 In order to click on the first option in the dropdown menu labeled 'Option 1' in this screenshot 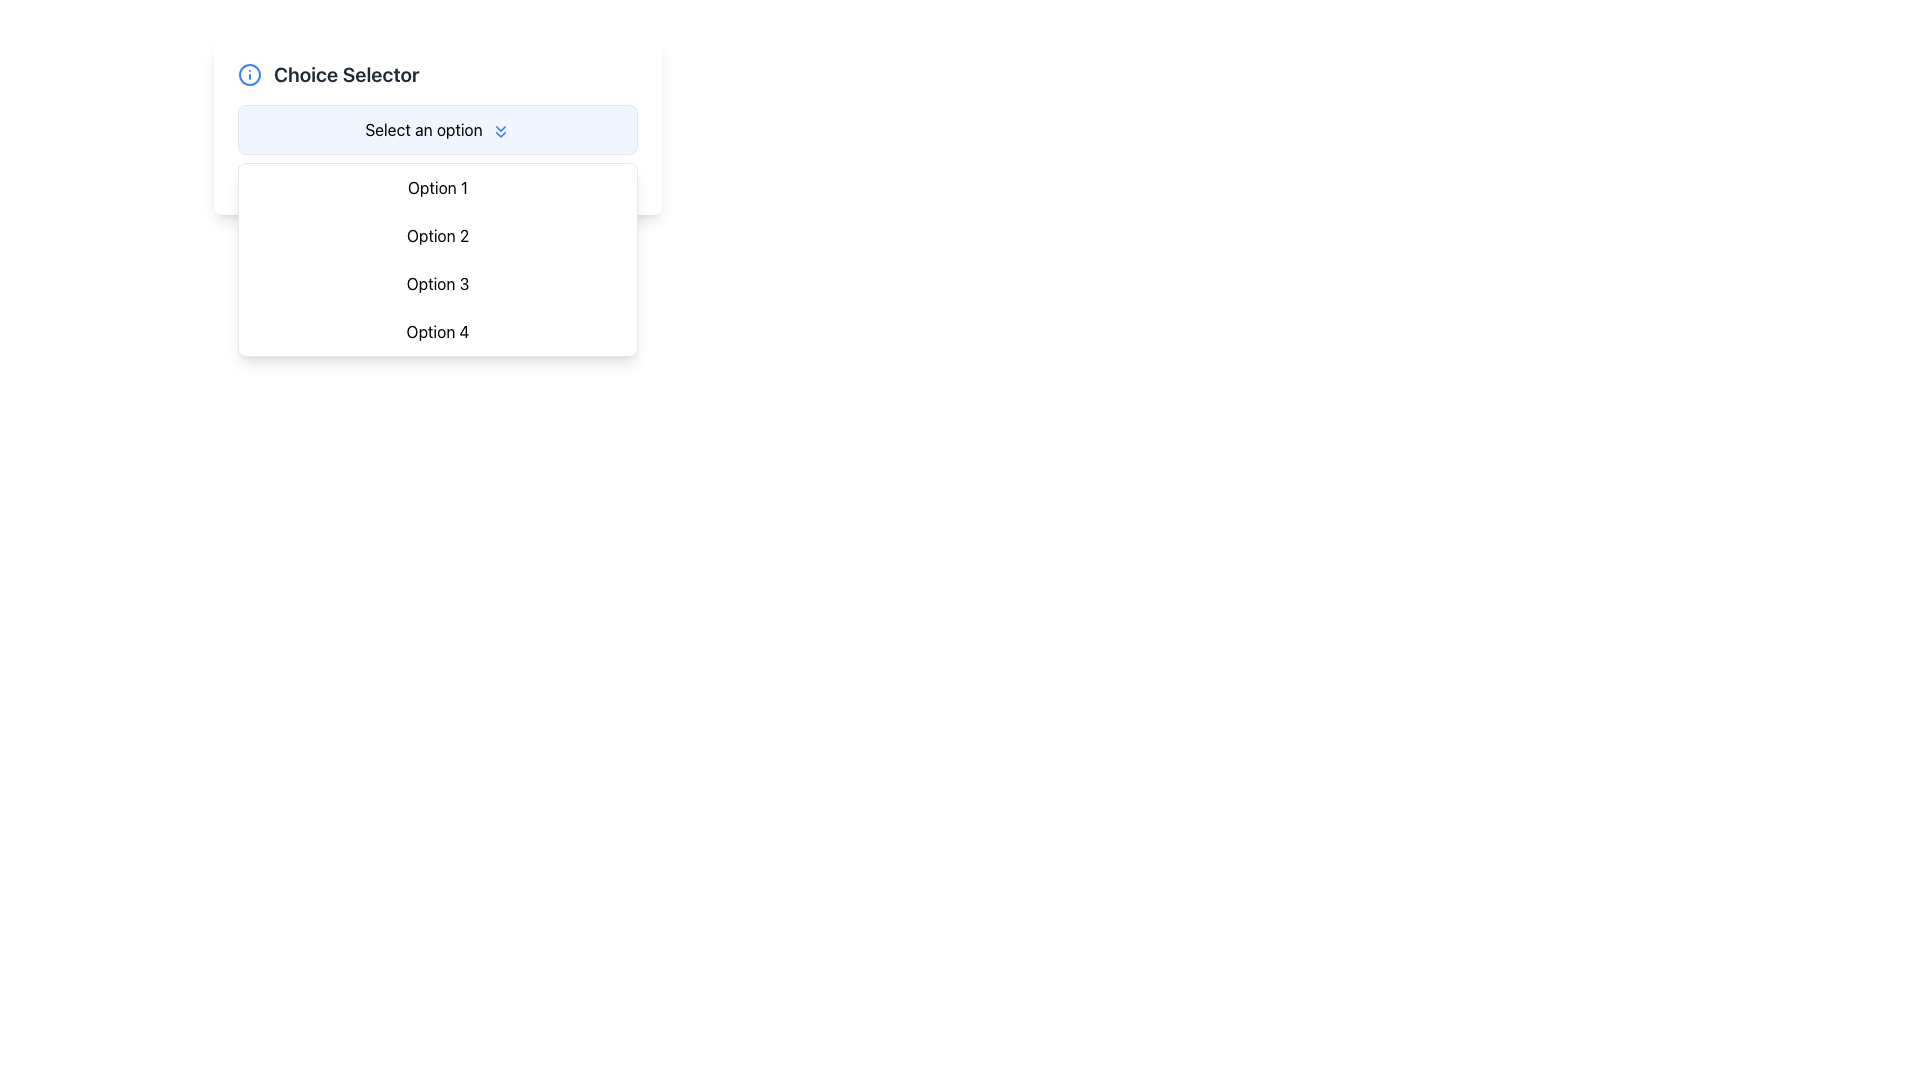, I will do `click(436, 188)`.